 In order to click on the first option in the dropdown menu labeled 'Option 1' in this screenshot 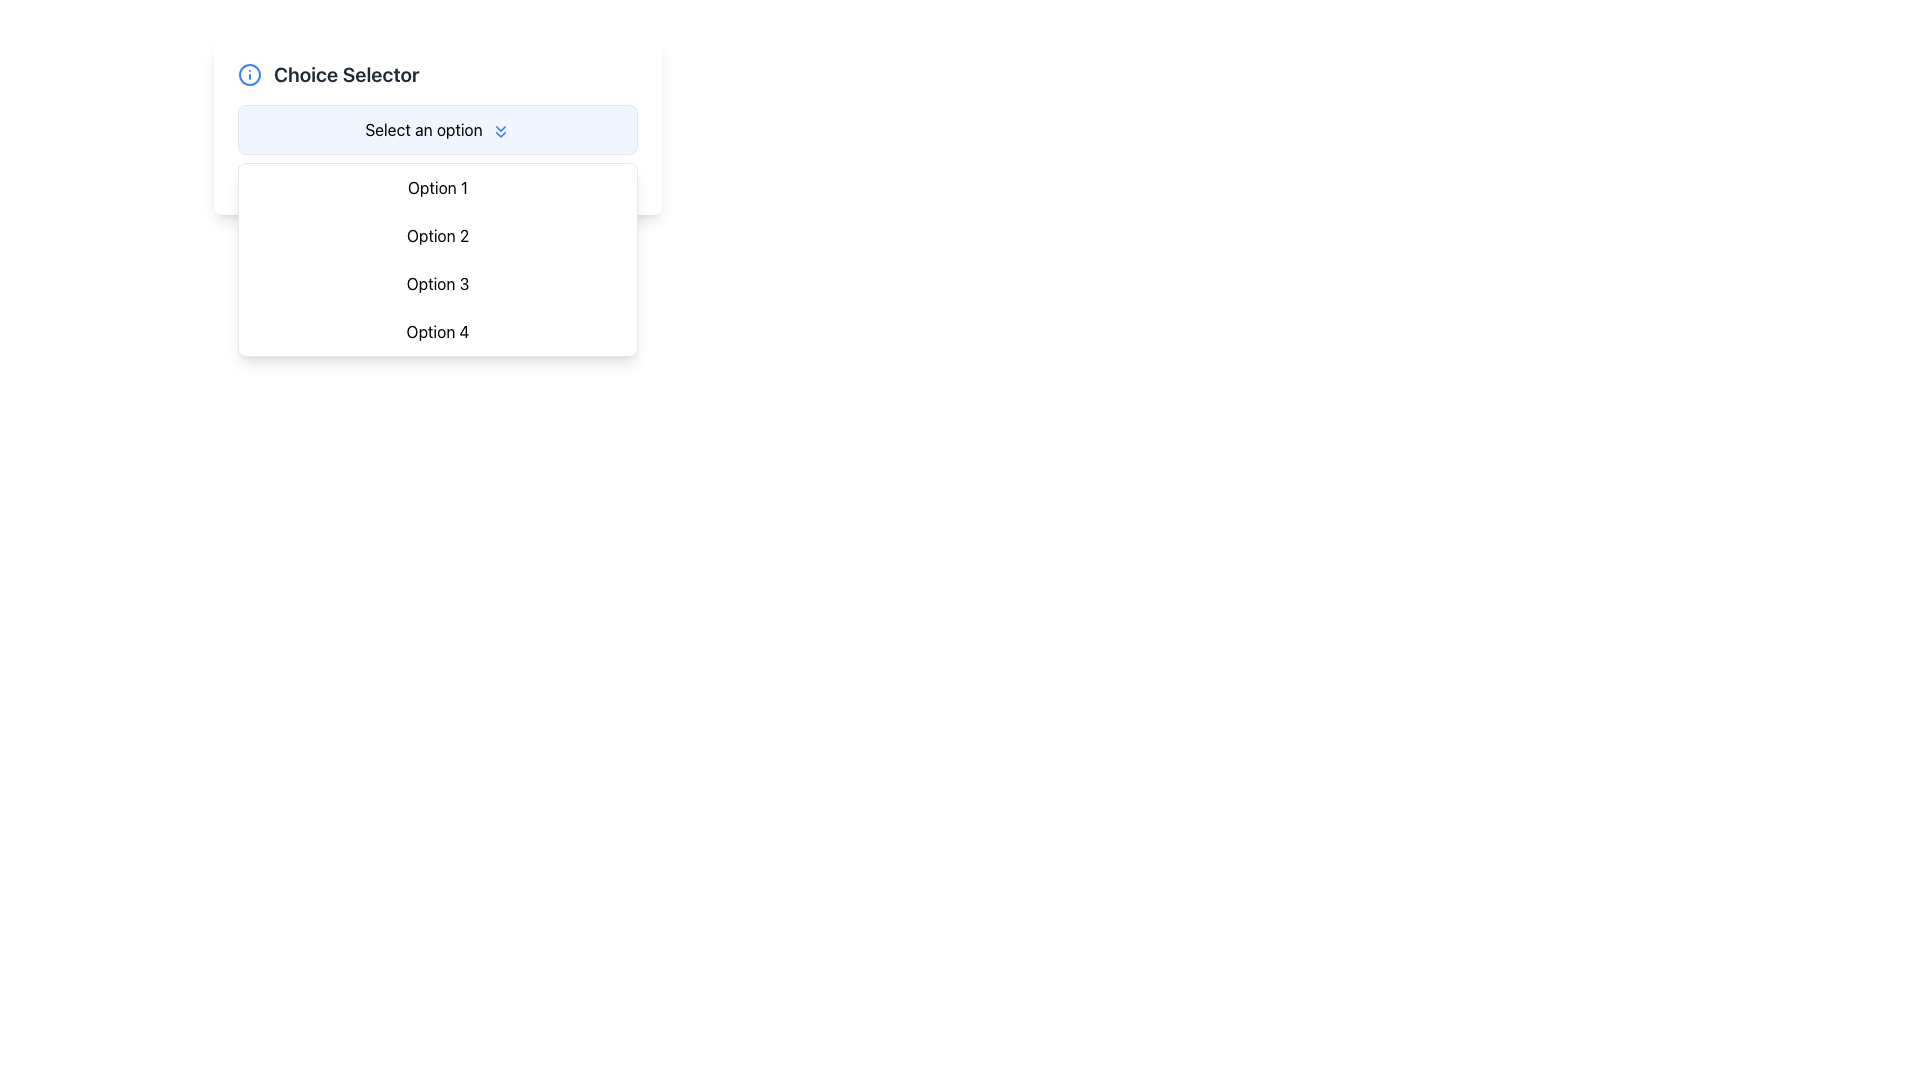, I will do `click(436, 188)`.